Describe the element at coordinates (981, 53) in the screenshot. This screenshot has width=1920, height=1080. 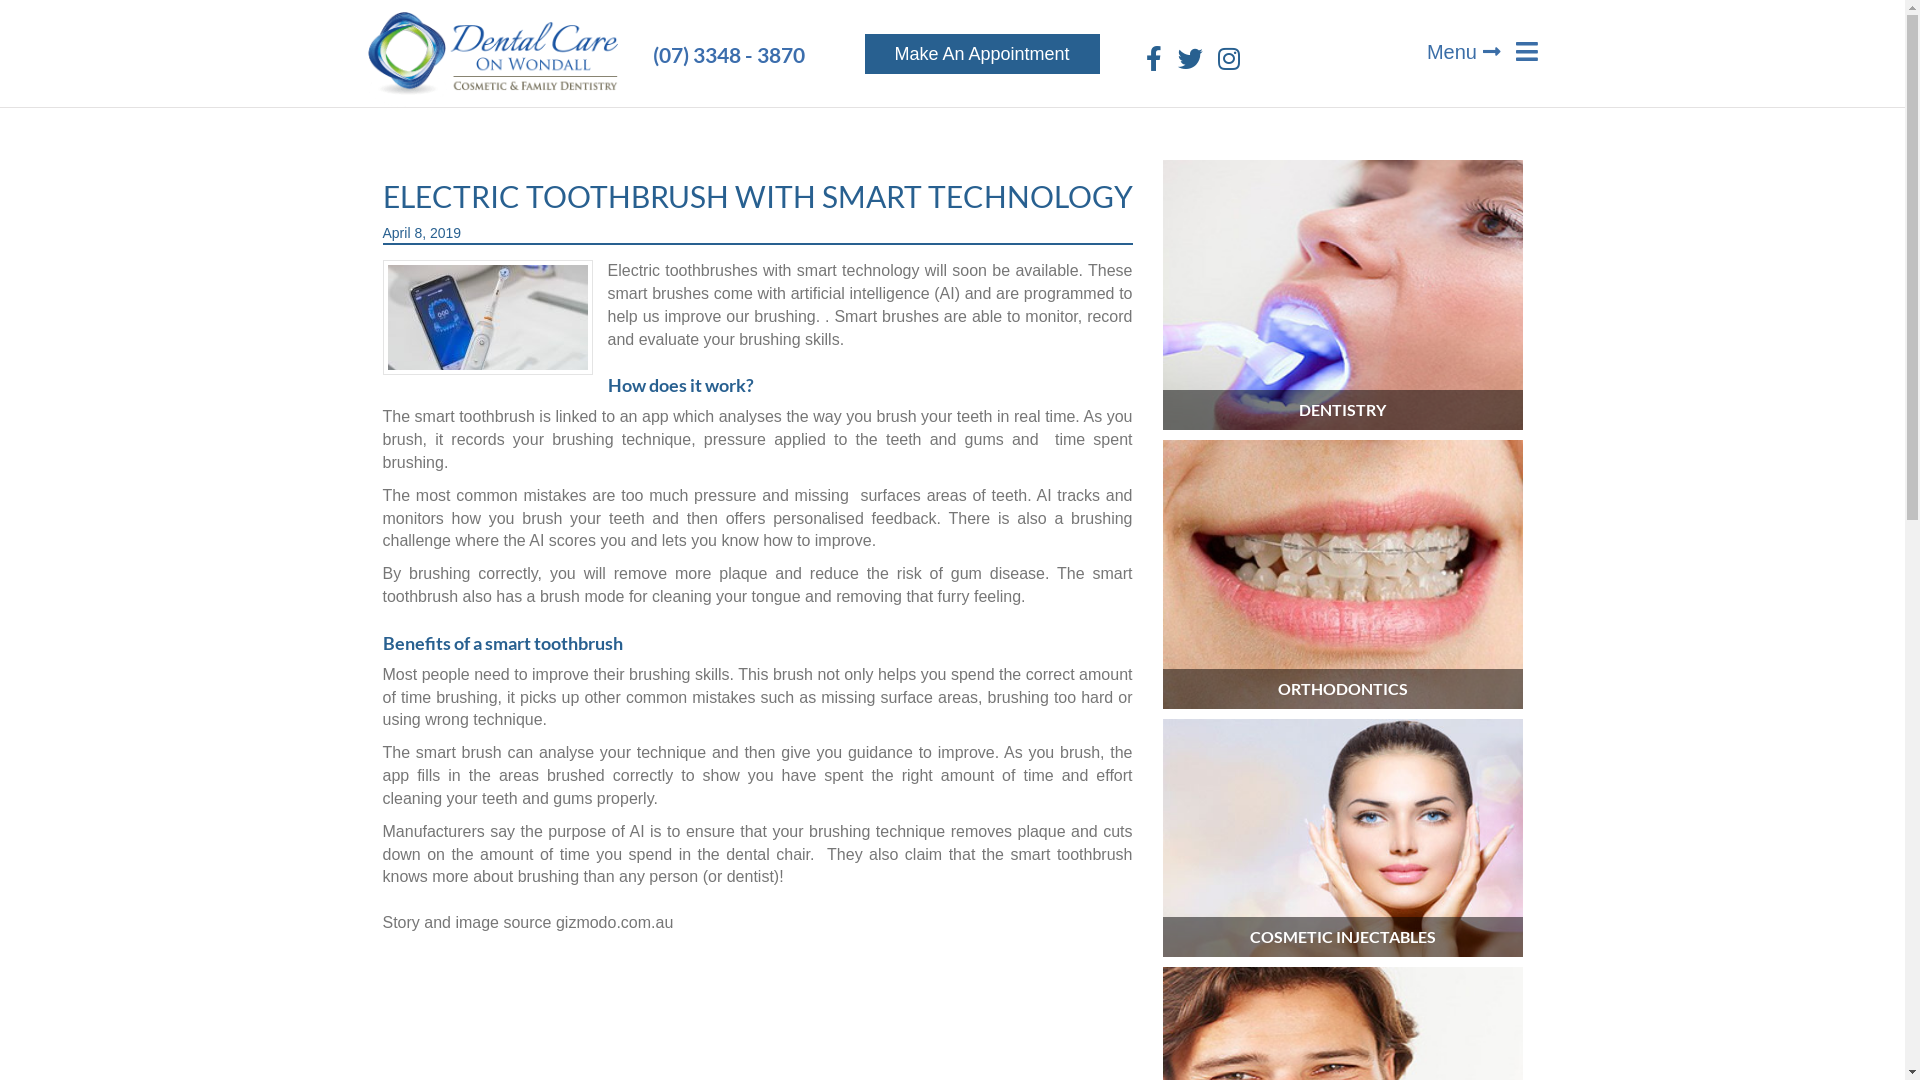
I see `'Make An Appointment'` at that location.